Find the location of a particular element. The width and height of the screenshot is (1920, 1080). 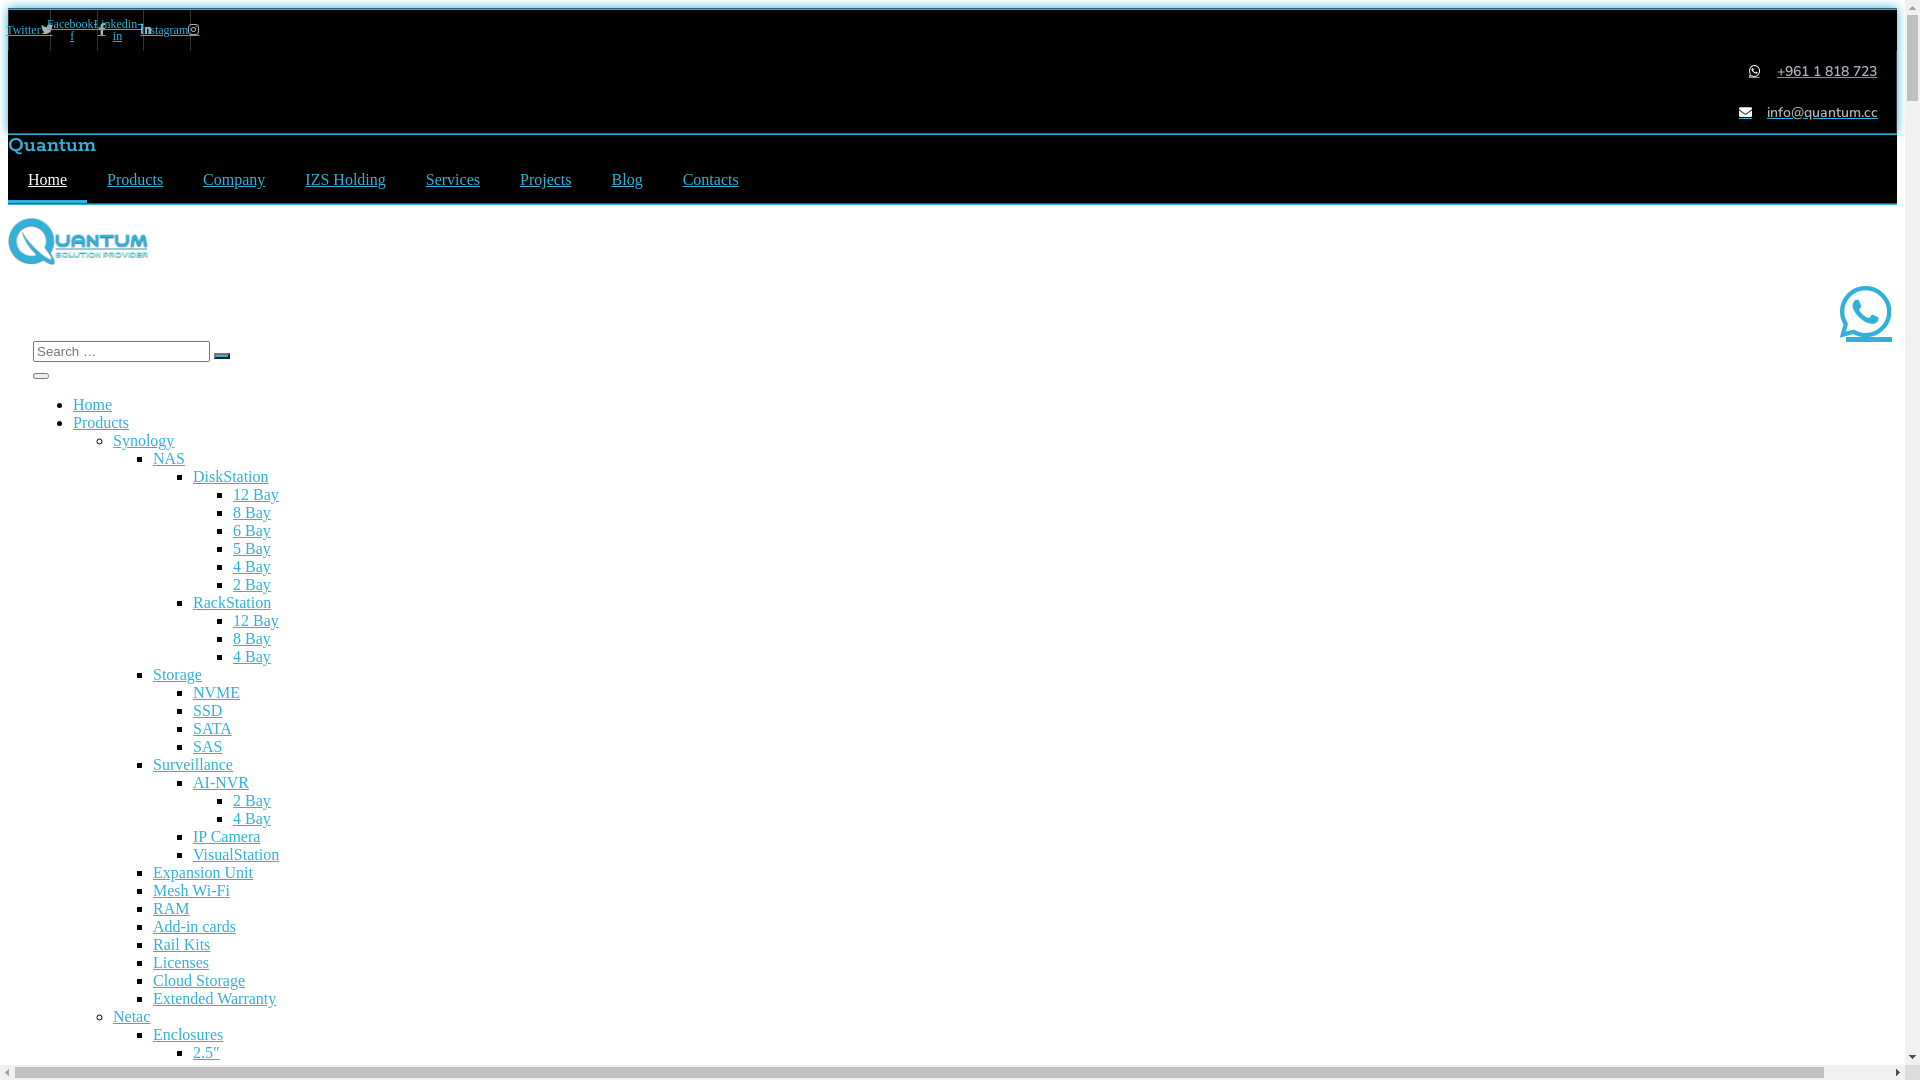

'Twitter' is located at coordinates (29, 30).